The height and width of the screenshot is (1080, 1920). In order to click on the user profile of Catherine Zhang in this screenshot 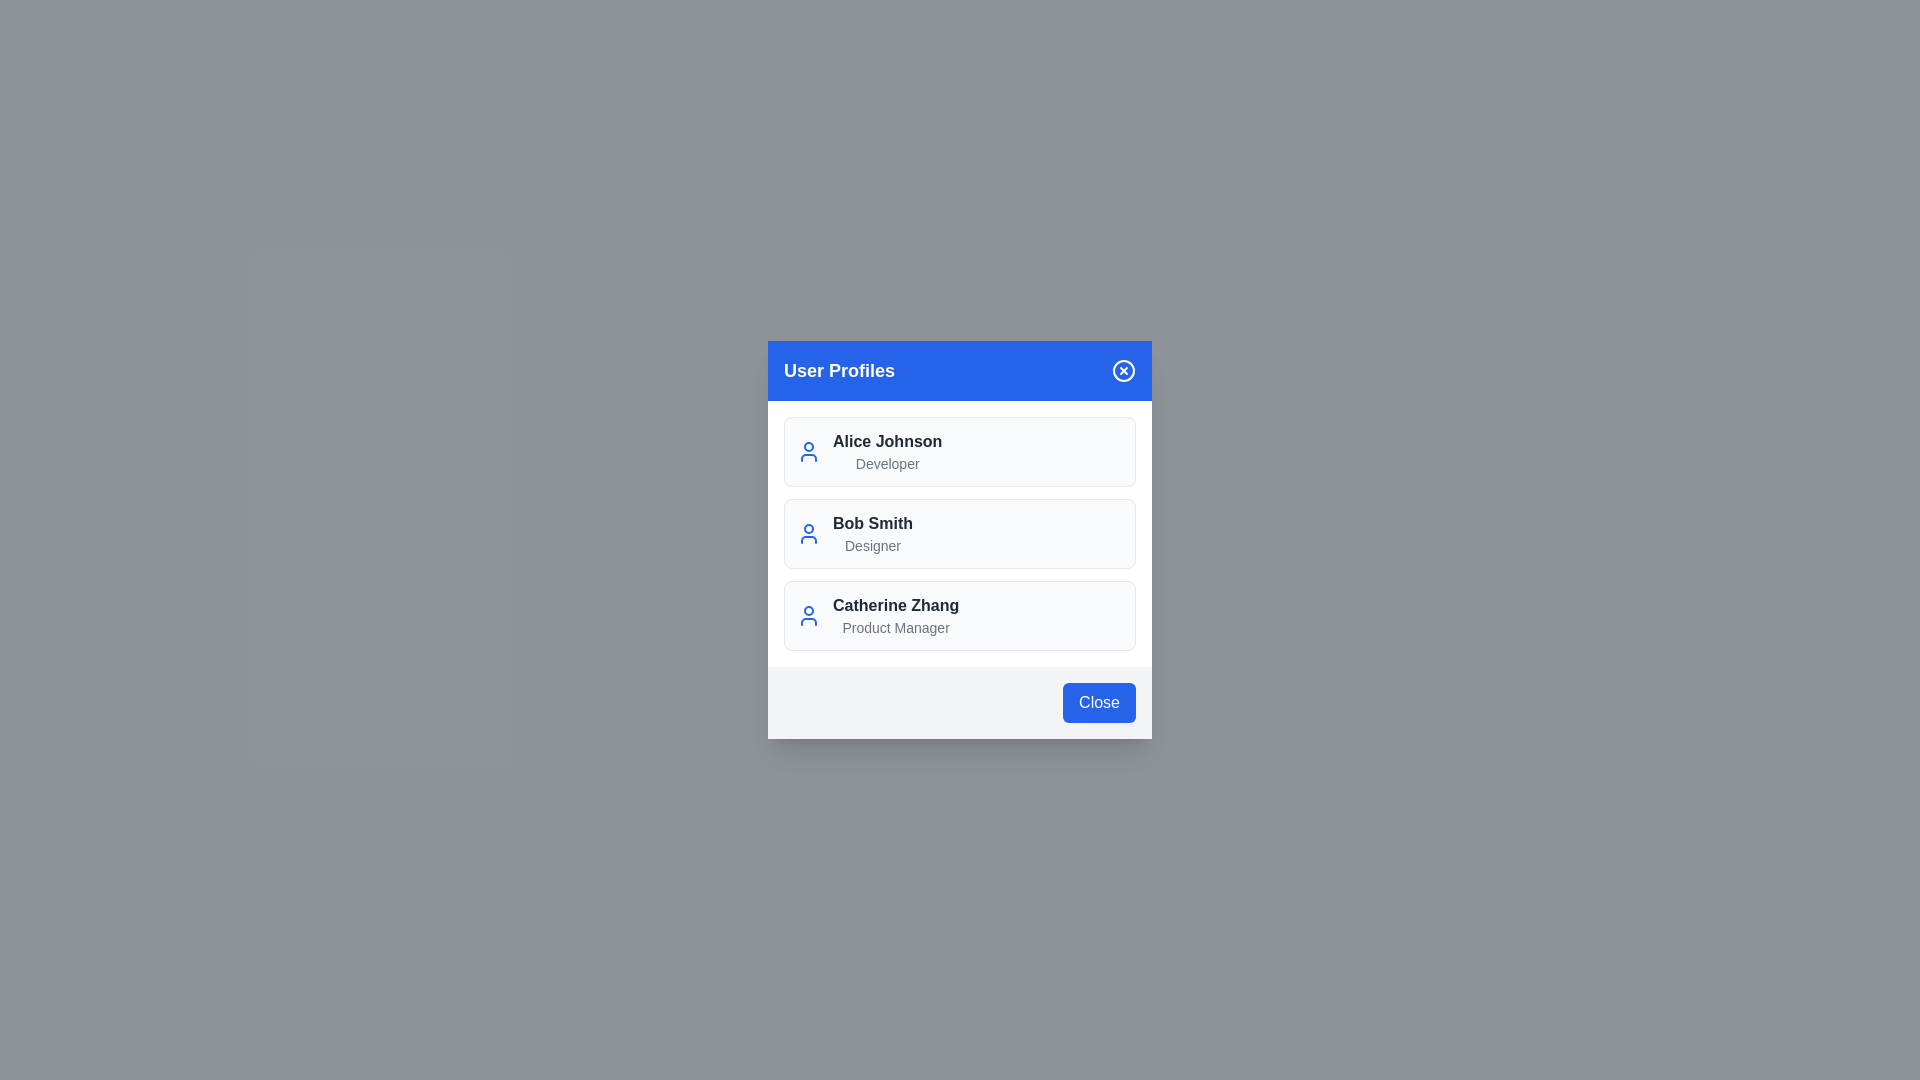, I will do `click(960, 615)`.